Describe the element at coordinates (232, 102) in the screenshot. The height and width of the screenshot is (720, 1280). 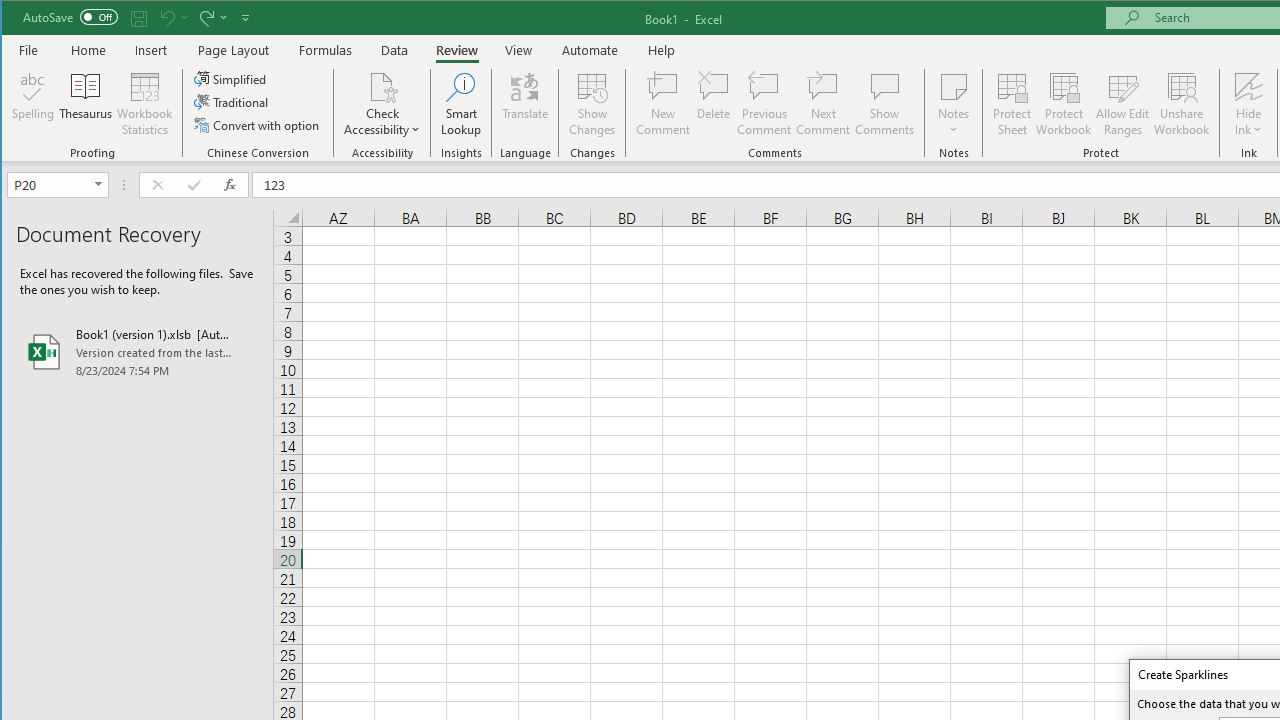
I see `'Traditional'` at that location.